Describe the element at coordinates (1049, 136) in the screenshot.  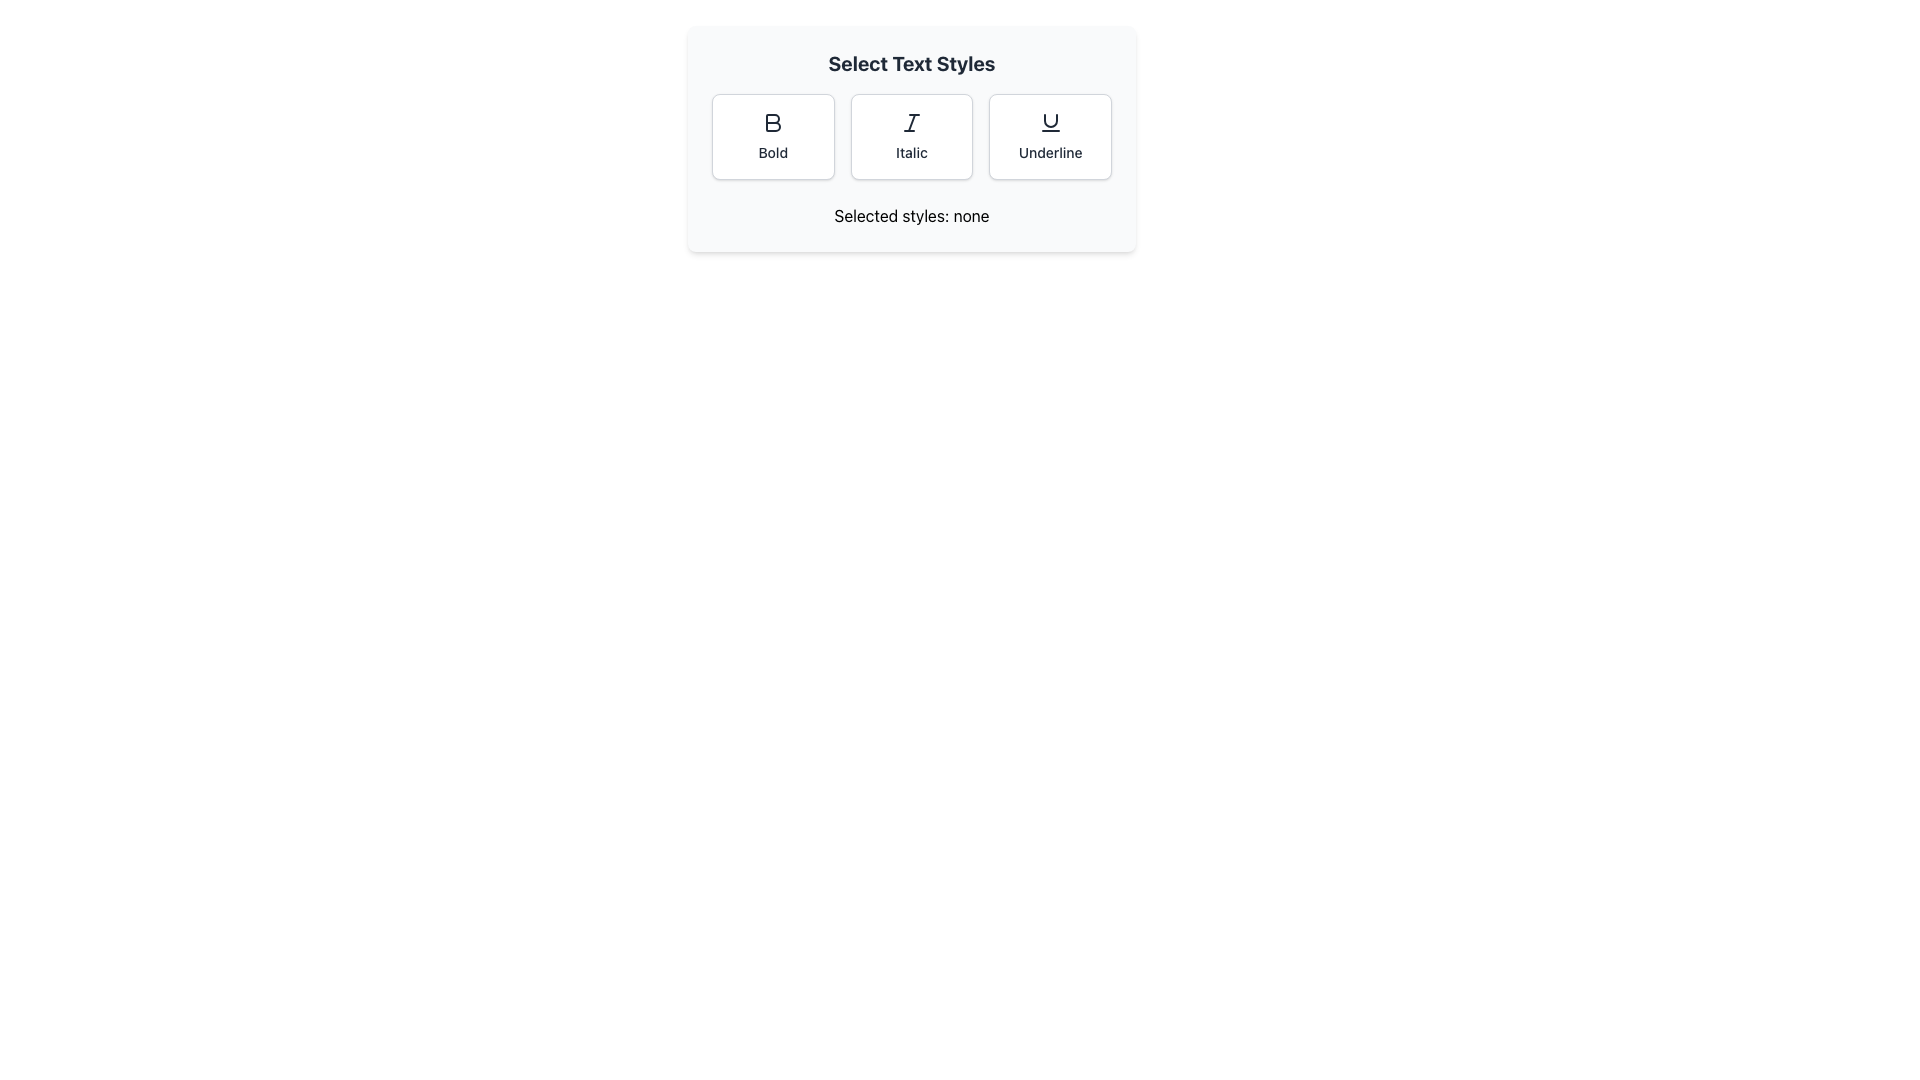
I see `the underline button located on the far right of the button layout in the text editor to apply underline styling to the selected text` at that location.